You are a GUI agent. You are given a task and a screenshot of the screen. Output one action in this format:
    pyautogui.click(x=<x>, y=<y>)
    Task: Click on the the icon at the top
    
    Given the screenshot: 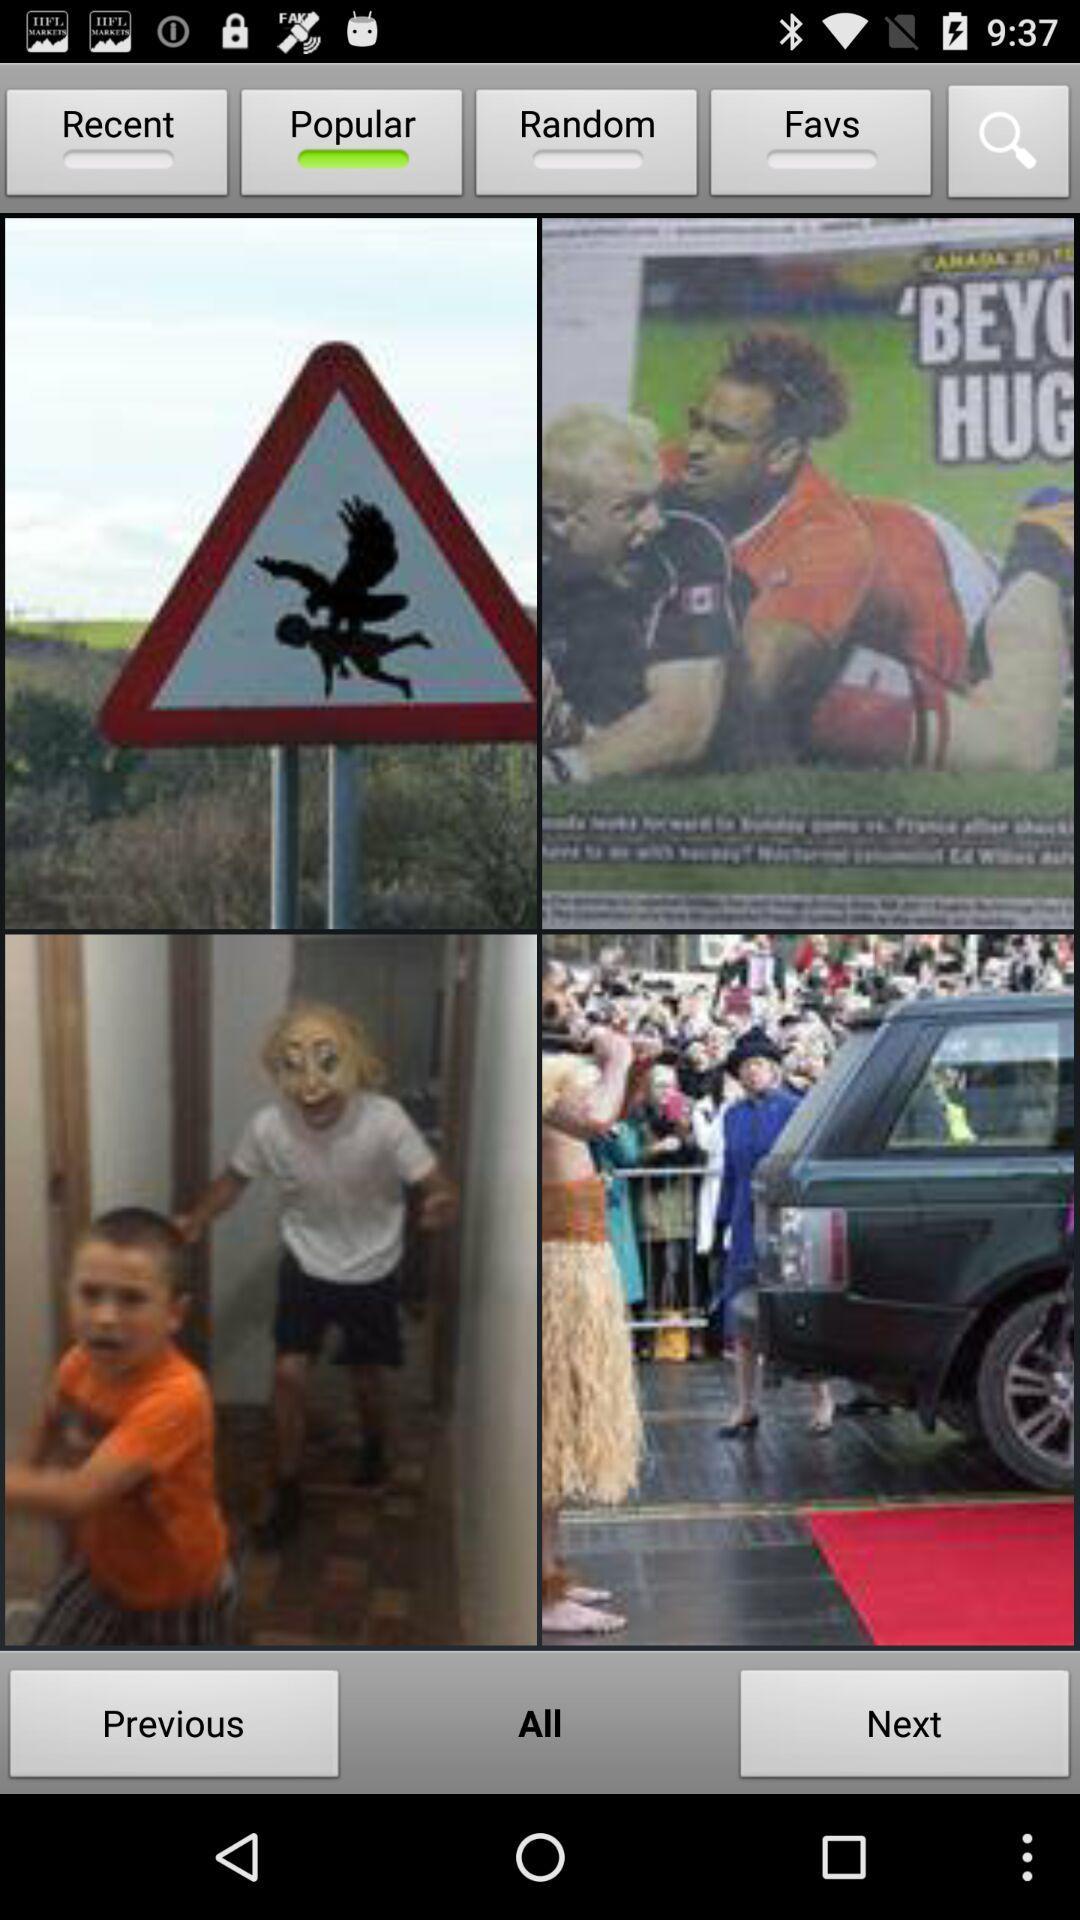 What is the action you would take?
    pyautogui.click(x=585, y=146)
    